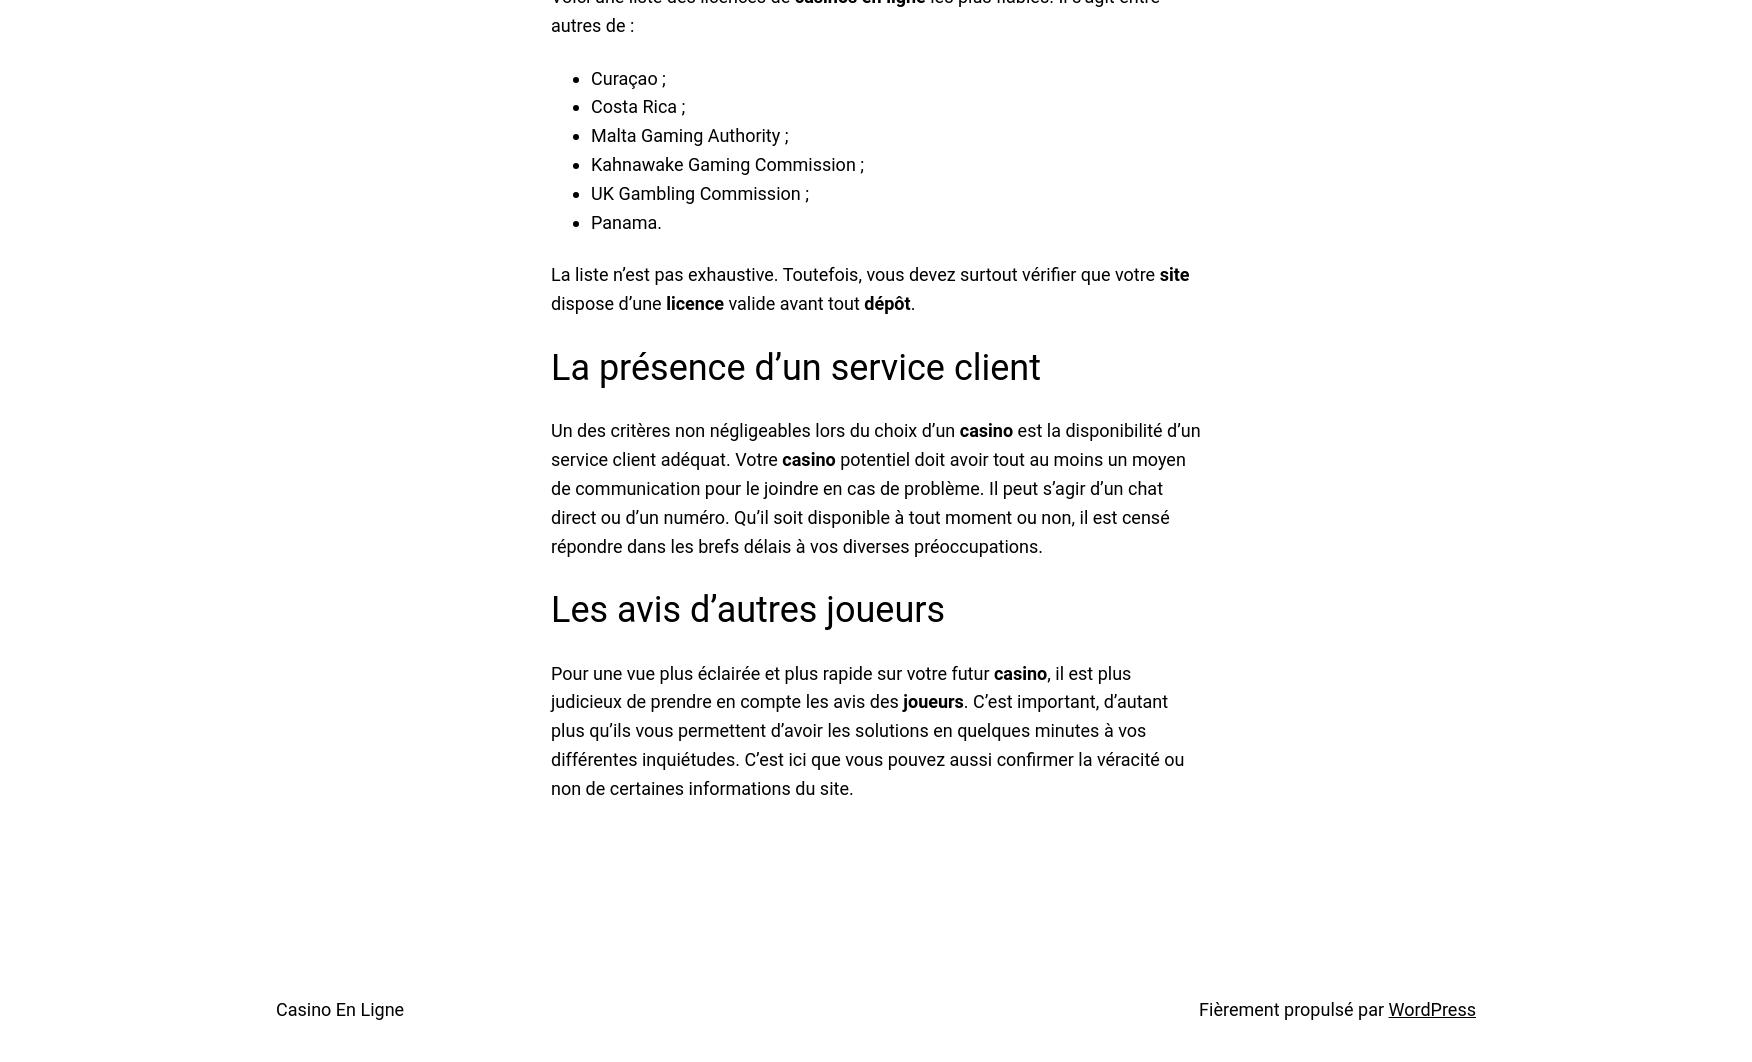 The height and width of the screenshot is (1062, 1752). Describe the element at coordinates (550, 610) in the screenshot. I see `'Les avis d’autres joueurs'` at that location.